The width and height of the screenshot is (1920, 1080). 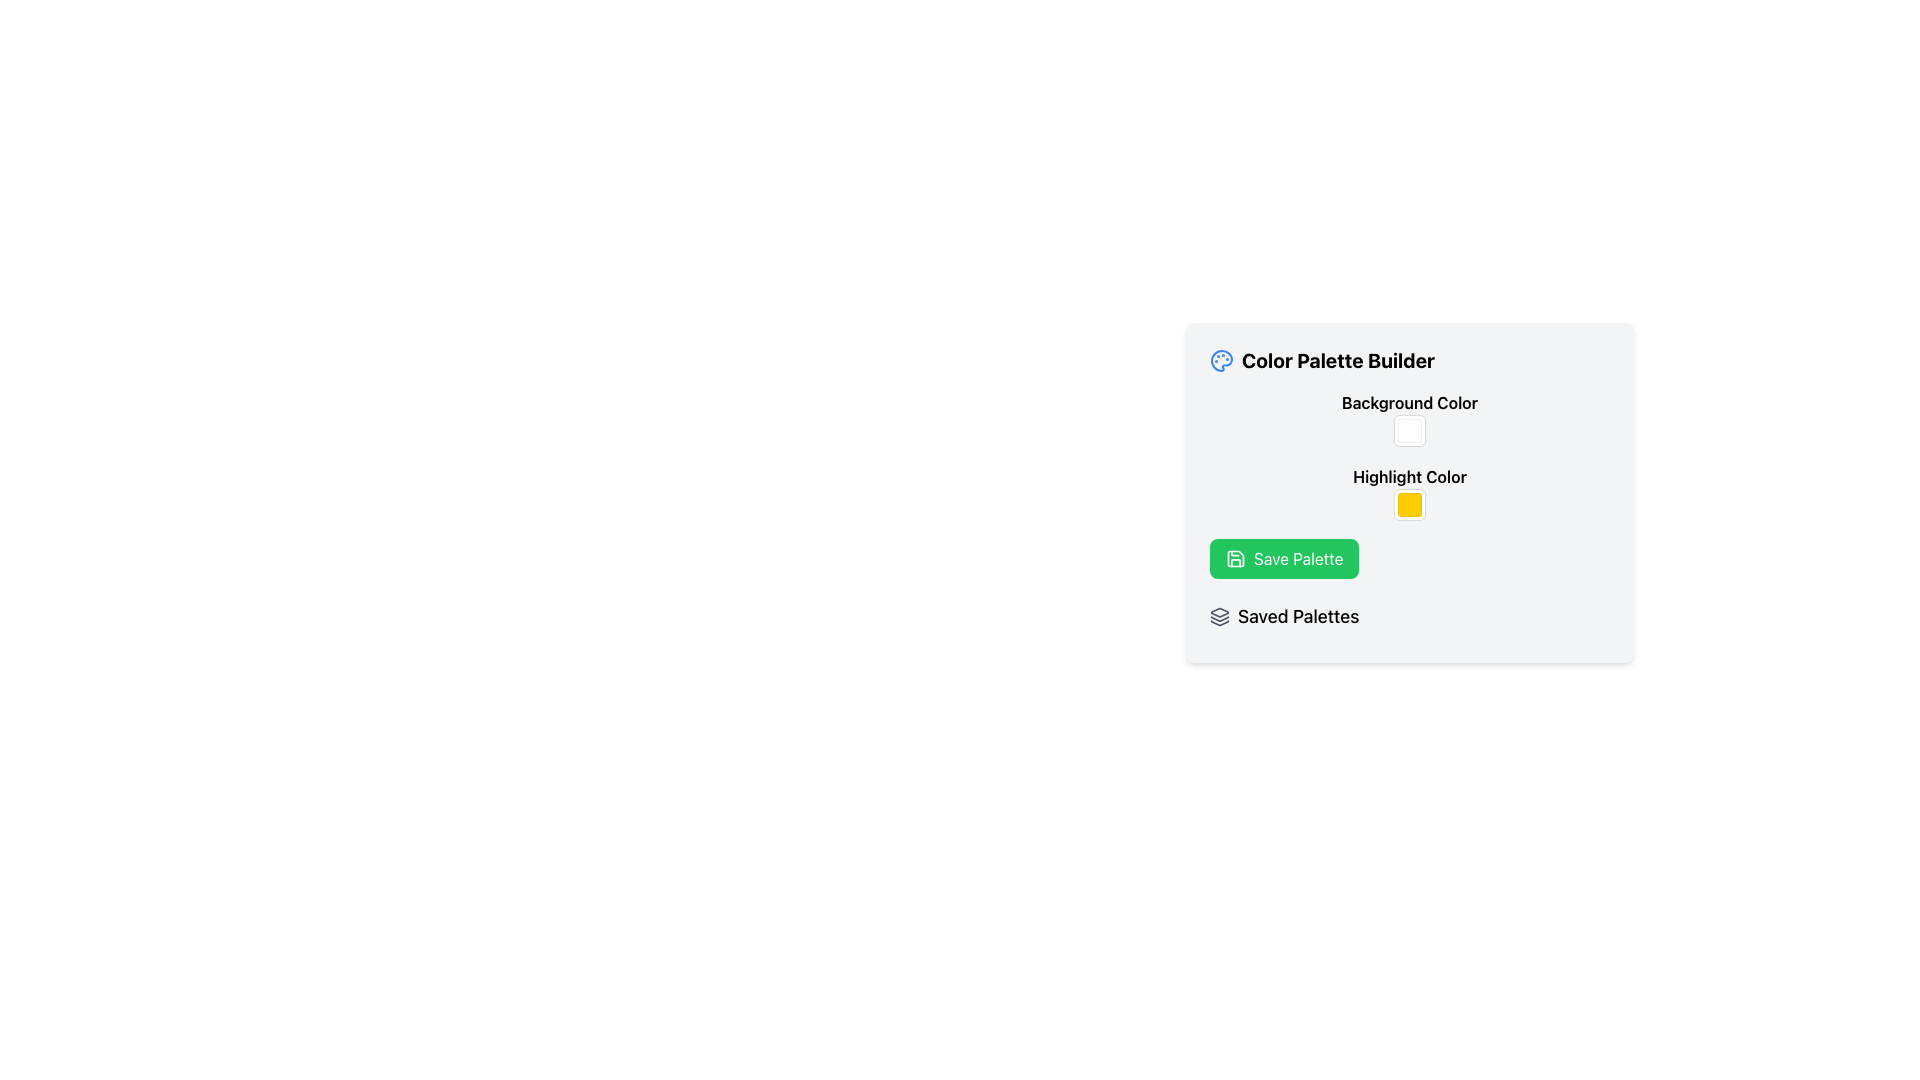 What do you see at coordinates (1218, 616) in the screenshot?
I see `the icon in the 'Saved Palettes' section, located to the left of the text 'Saved Palettes'` at bounding box center [1218, 616].